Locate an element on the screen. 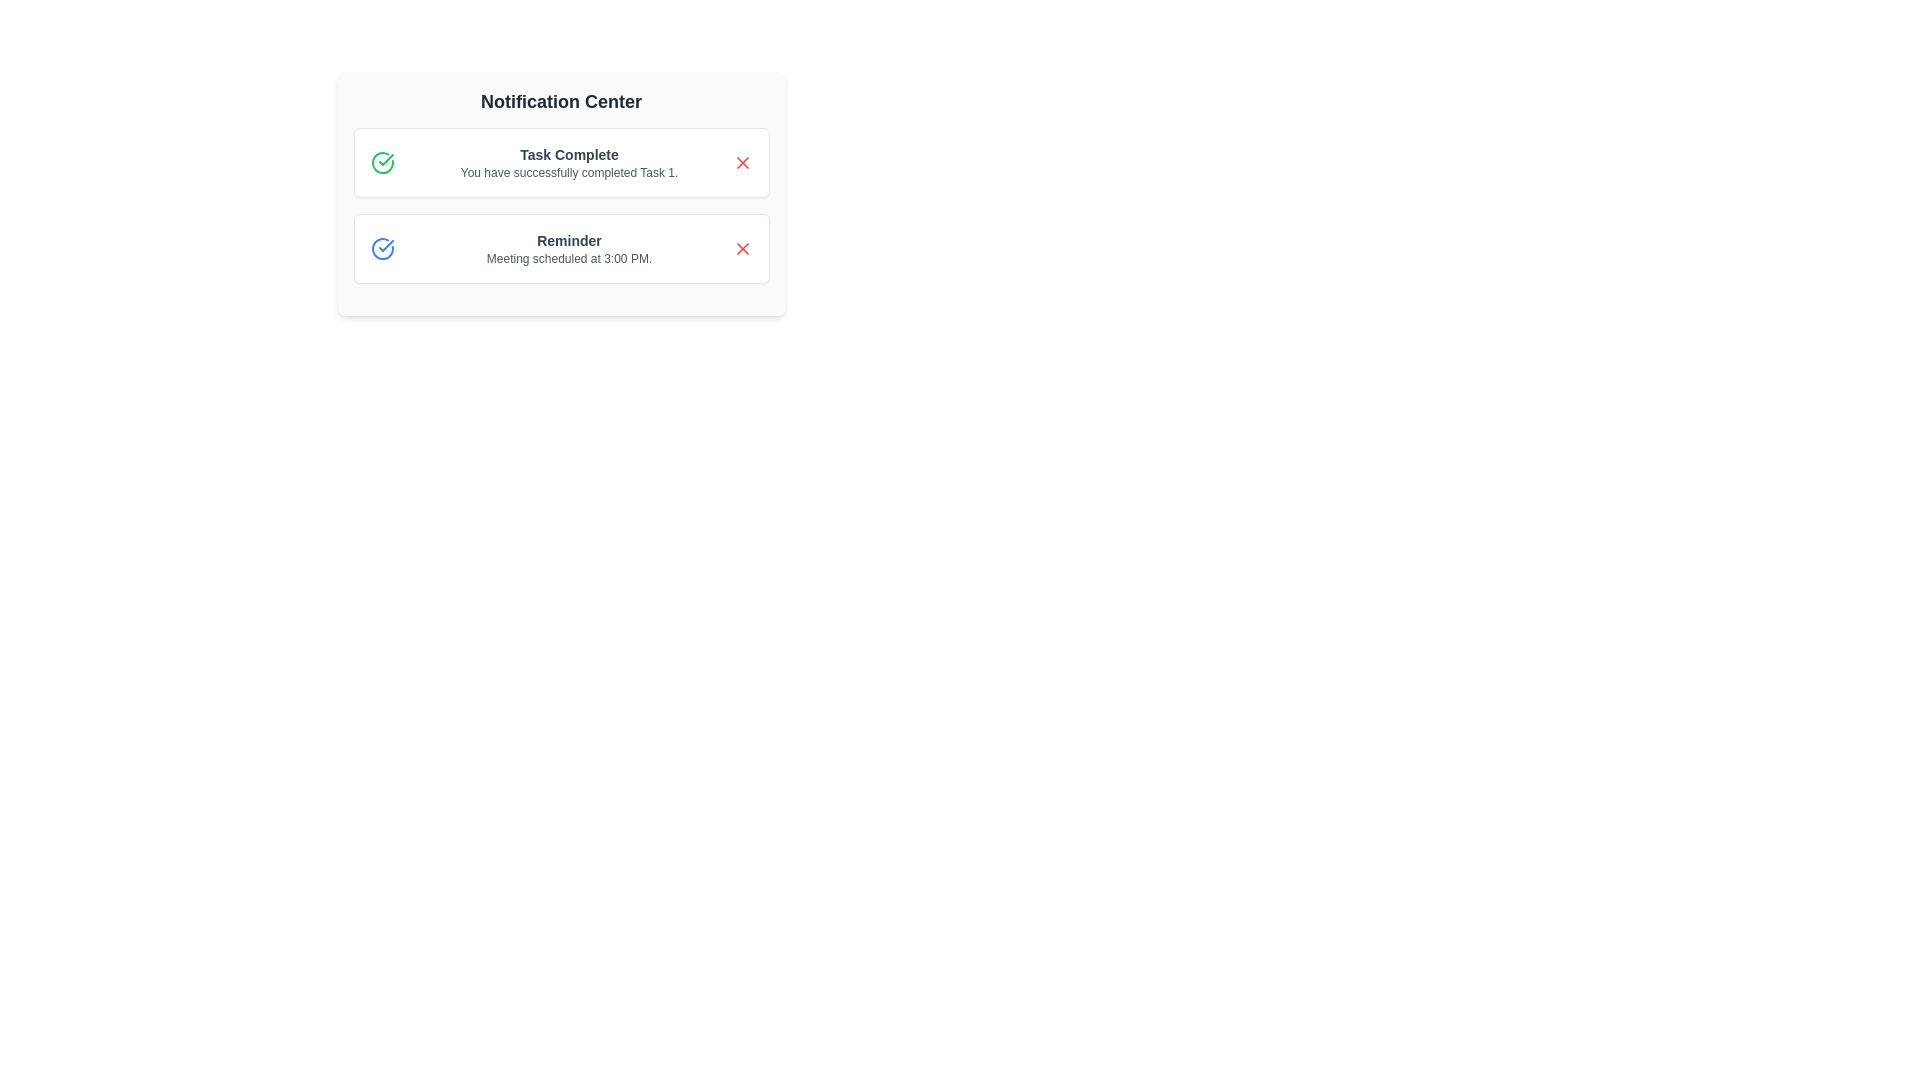  the small red cross-shaped icon in the upper-right corner of the first notification card is located at coordinates (741, 161).